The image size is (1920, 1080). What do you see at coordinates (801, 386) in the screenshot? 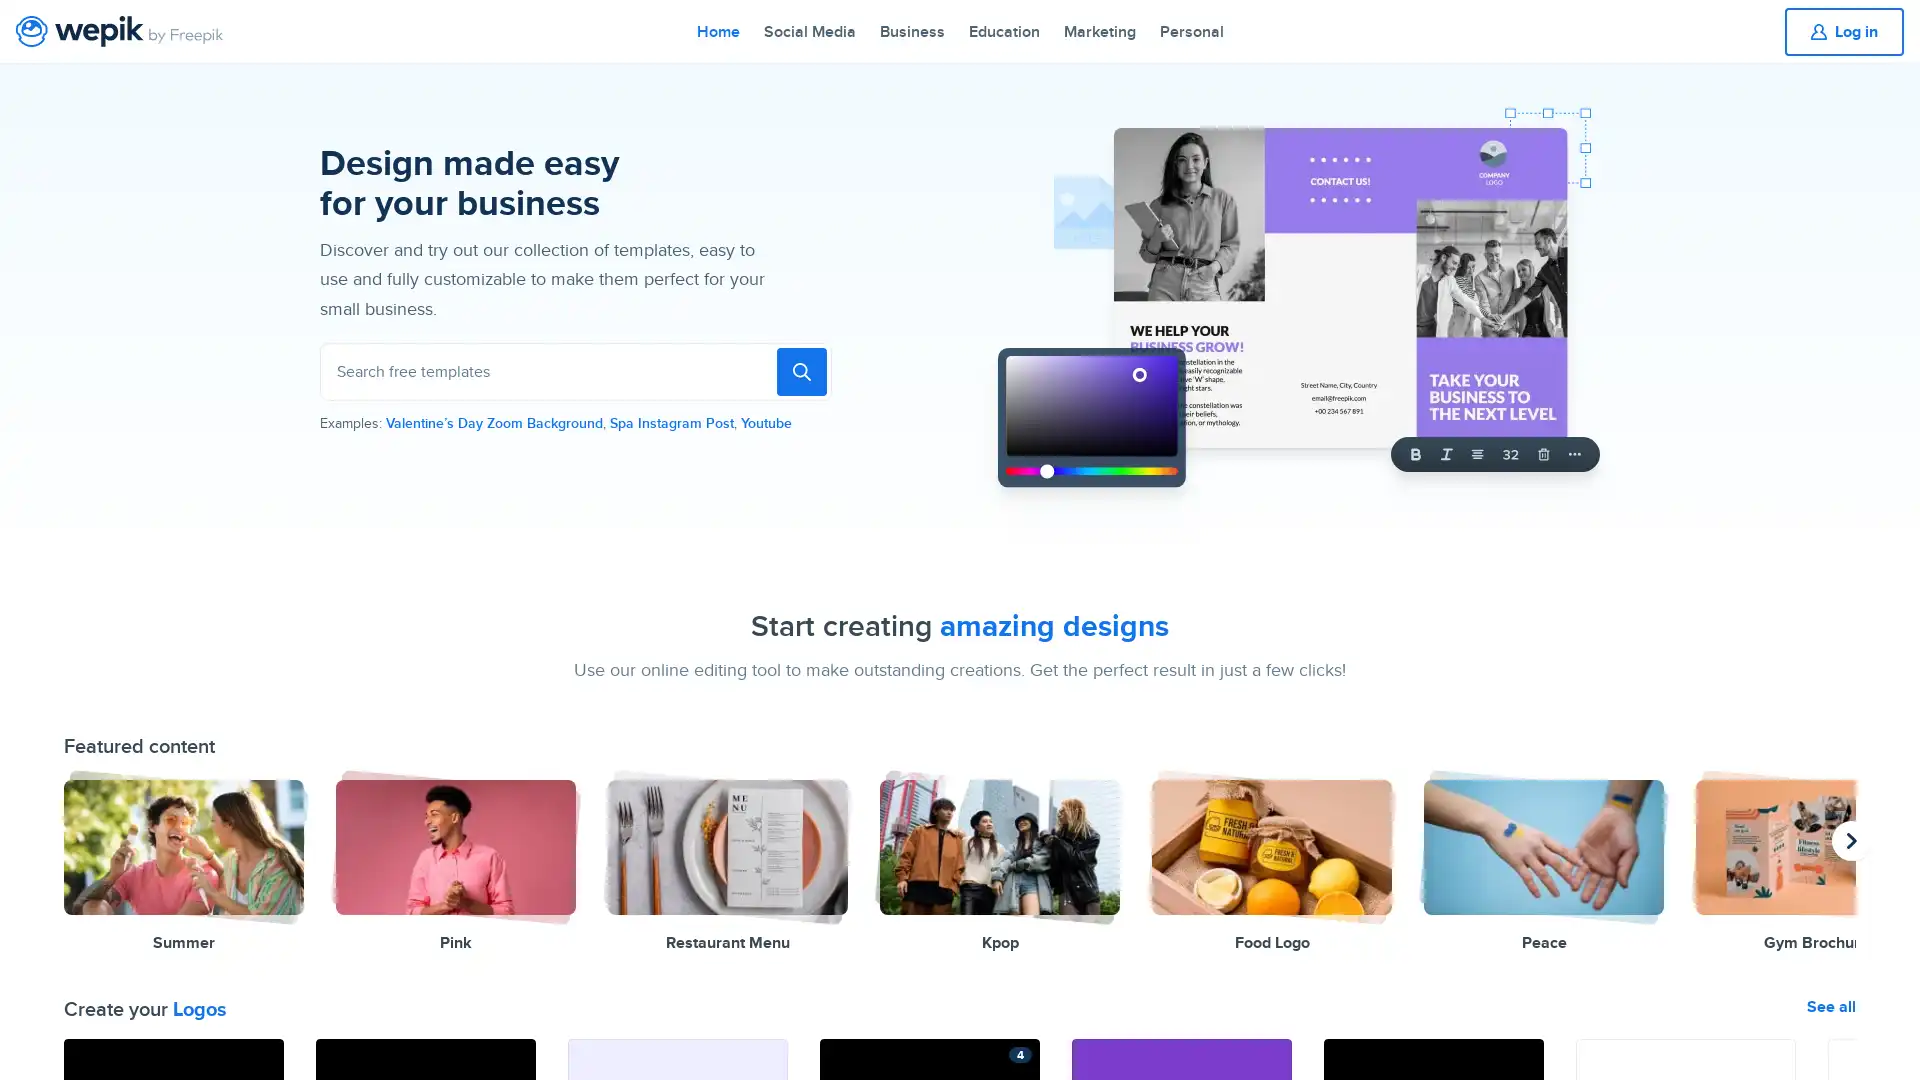
I see `To search` at bounding box center [801, 386].